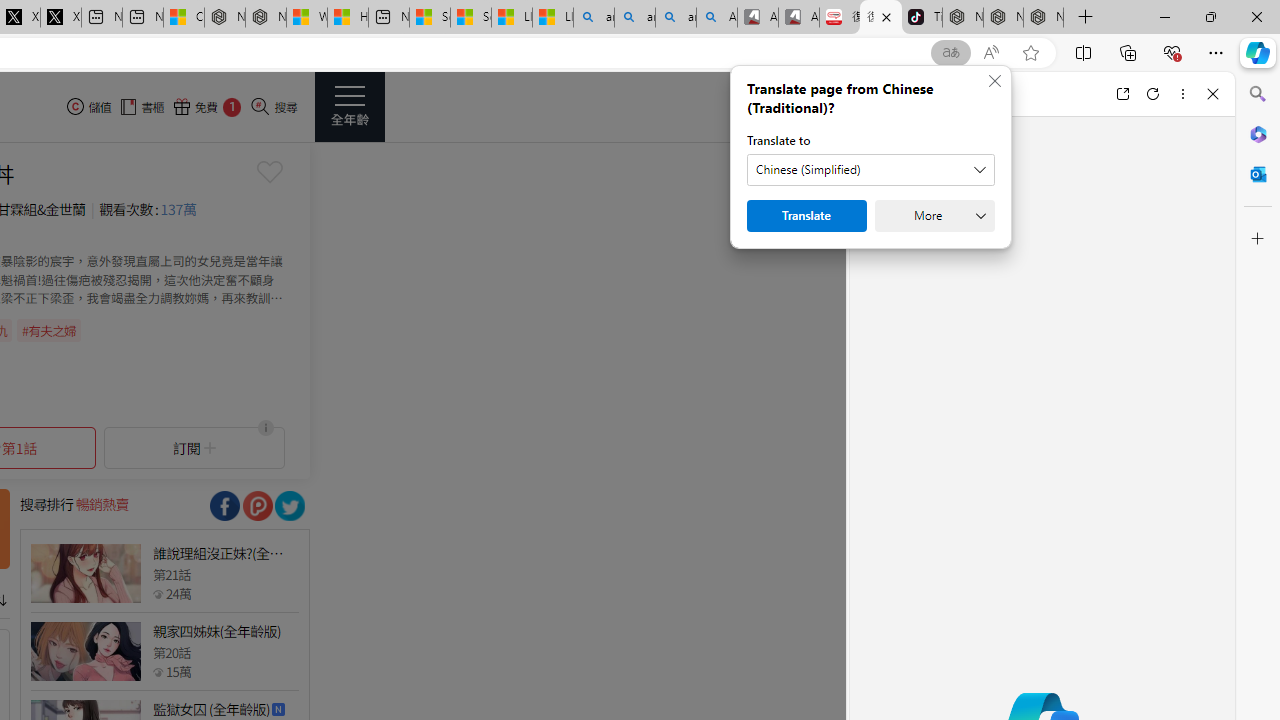 Image resolution: width=1280 pixels, height=720 pixels. I want to click on 'Class: side_menu_btn actionRightMenuBtn', so click(350, 106).